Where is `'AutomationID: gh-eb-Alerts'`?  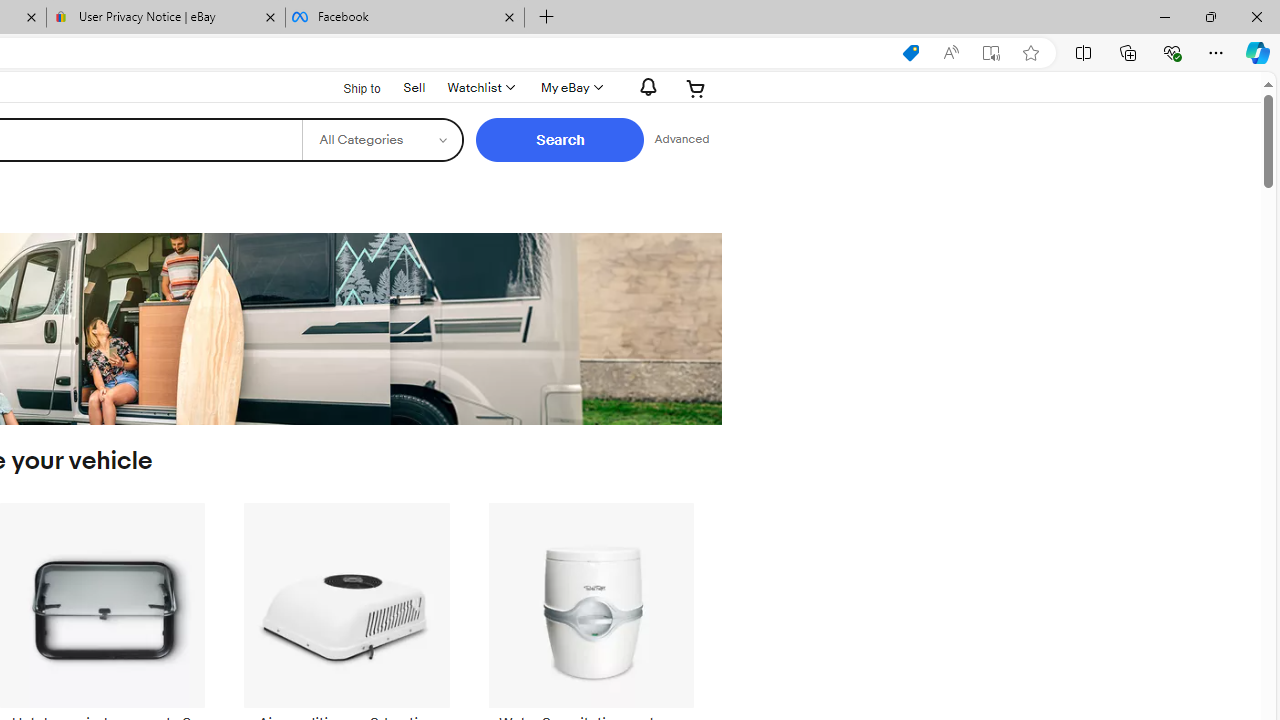
'AutomationID: gh-eb-Alerts' is located at coordinates (645, 86).